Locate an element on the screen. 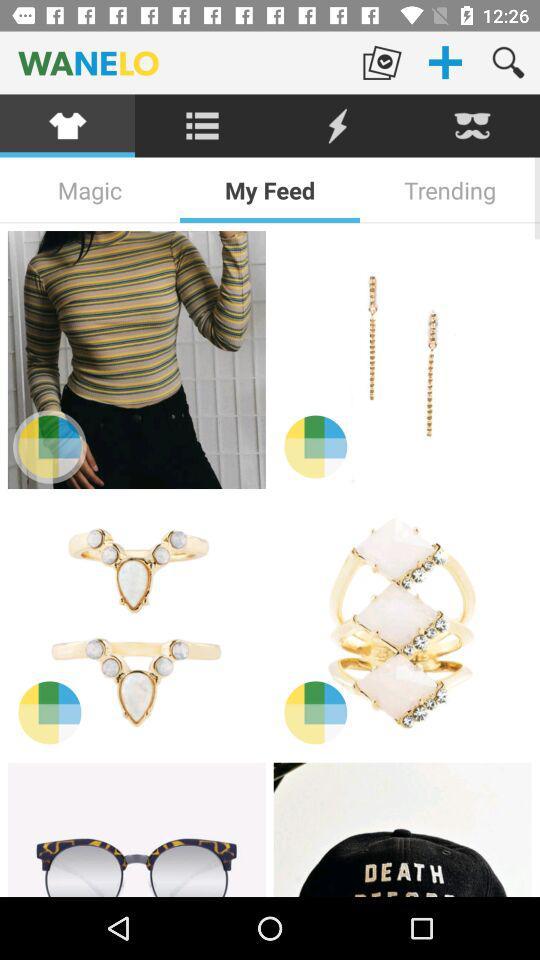 The height and width of the screenshot is (960, 540). the item below wanelo is located at coordinates (337, 125).